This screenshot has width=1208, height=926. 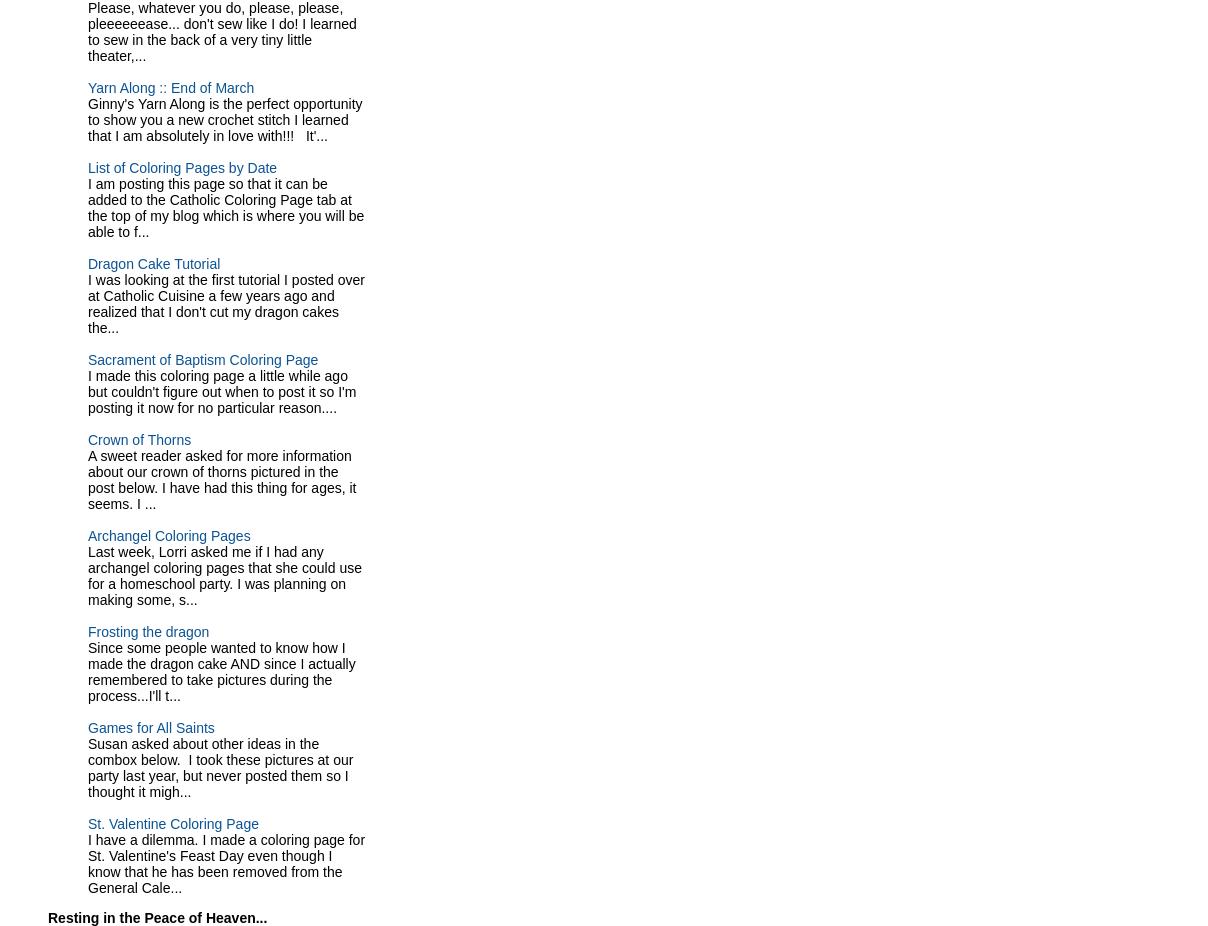 What do you see at coordinates (86, 534) in the screenshot?
I see `'Archangel Coloring Pages'` at bounding box center [86, 534].